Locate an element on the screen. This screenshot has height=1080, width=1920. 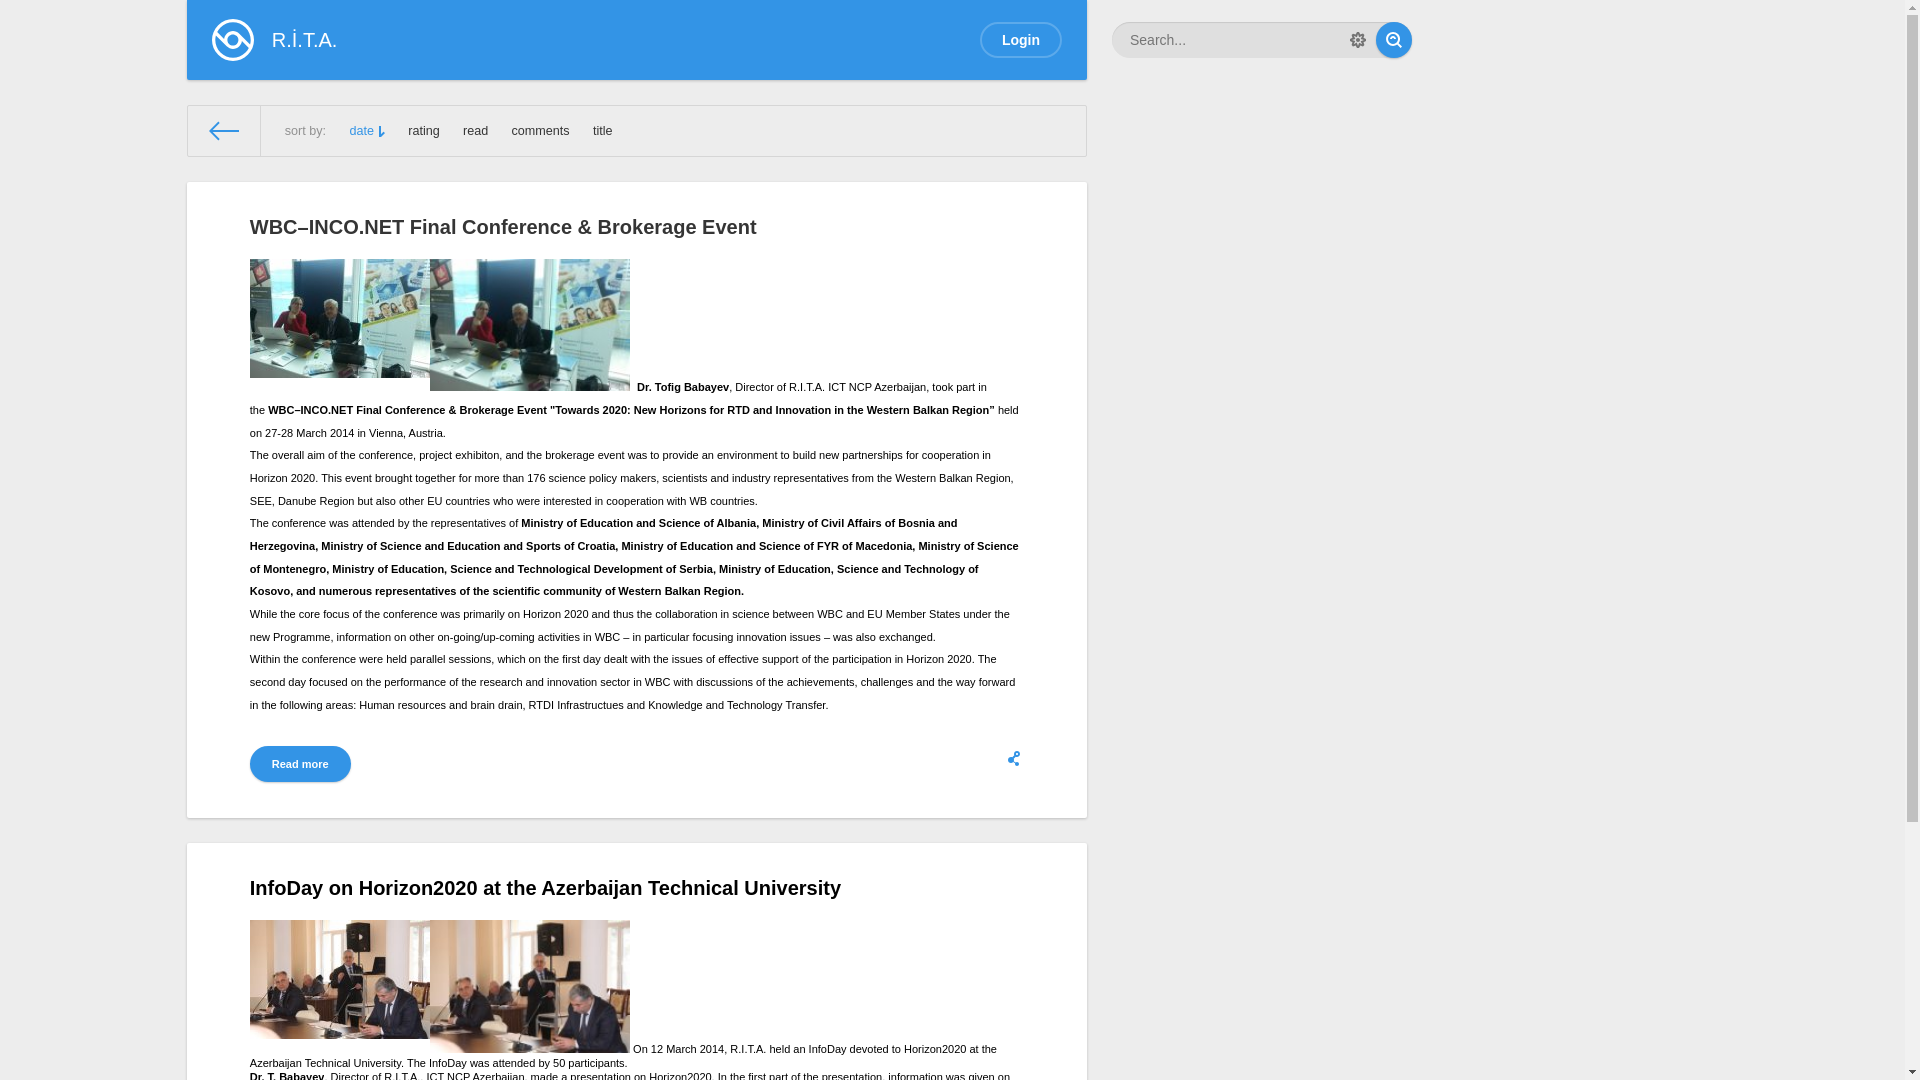
'date' is located at coordinates (366, 131).